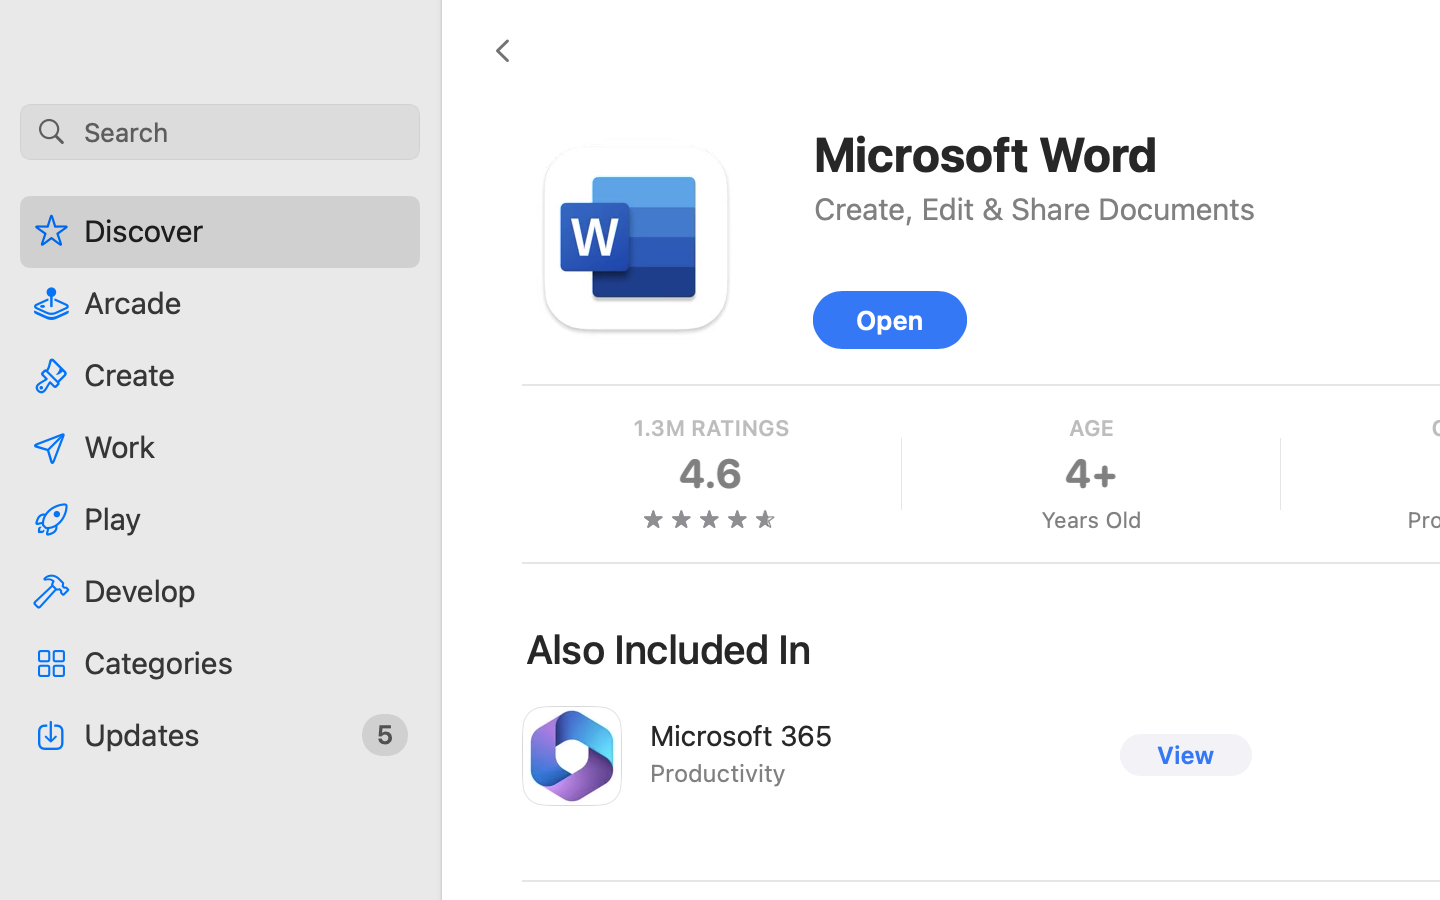 The width and height of the screenshot is (1440, 900). I want to click on 'four and three quarters stars', so click(711, 518).